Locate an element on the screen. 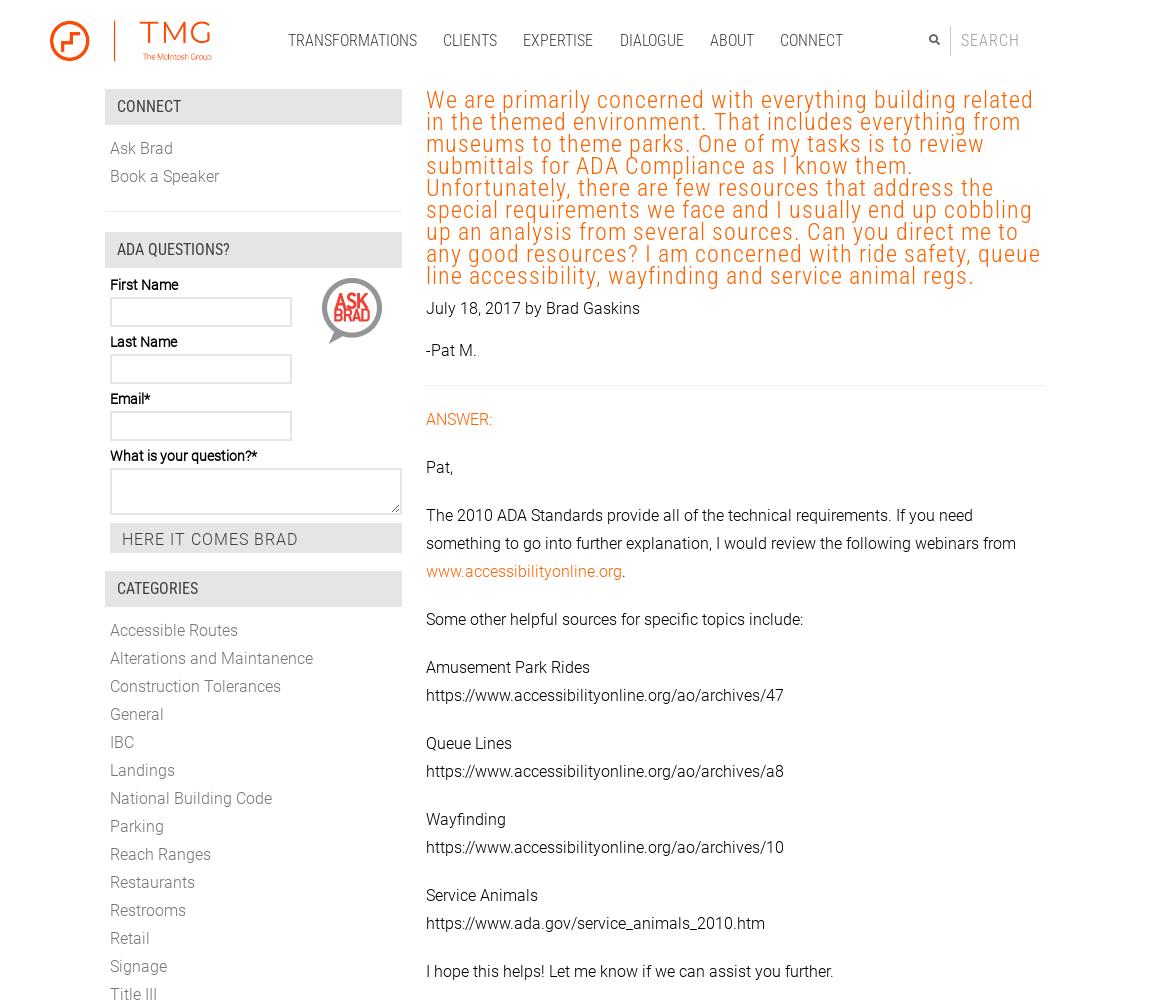 The image size is (1150, 1000). 'Expertise' is located at coordinates (557, 39).